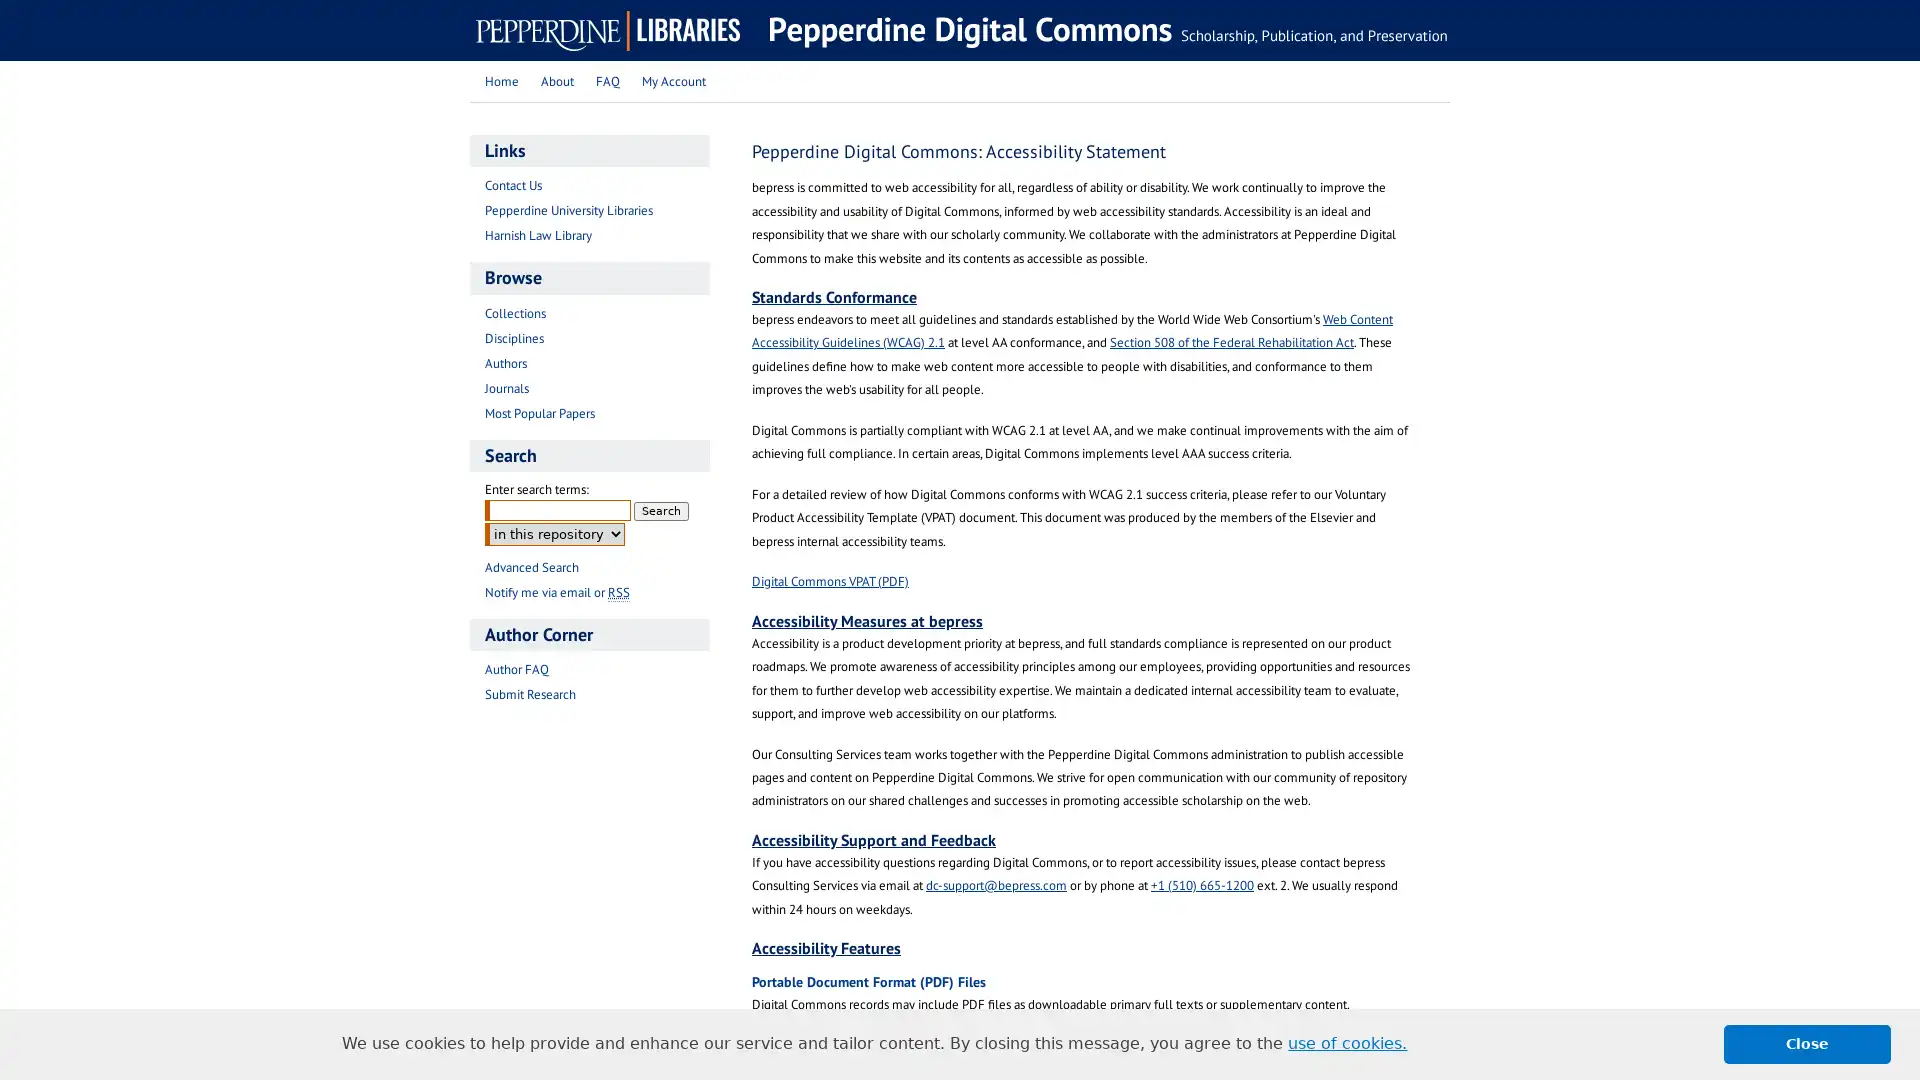  Describe the element at coordinates (661, 509) in the screenshot. I see `Search` at that location.